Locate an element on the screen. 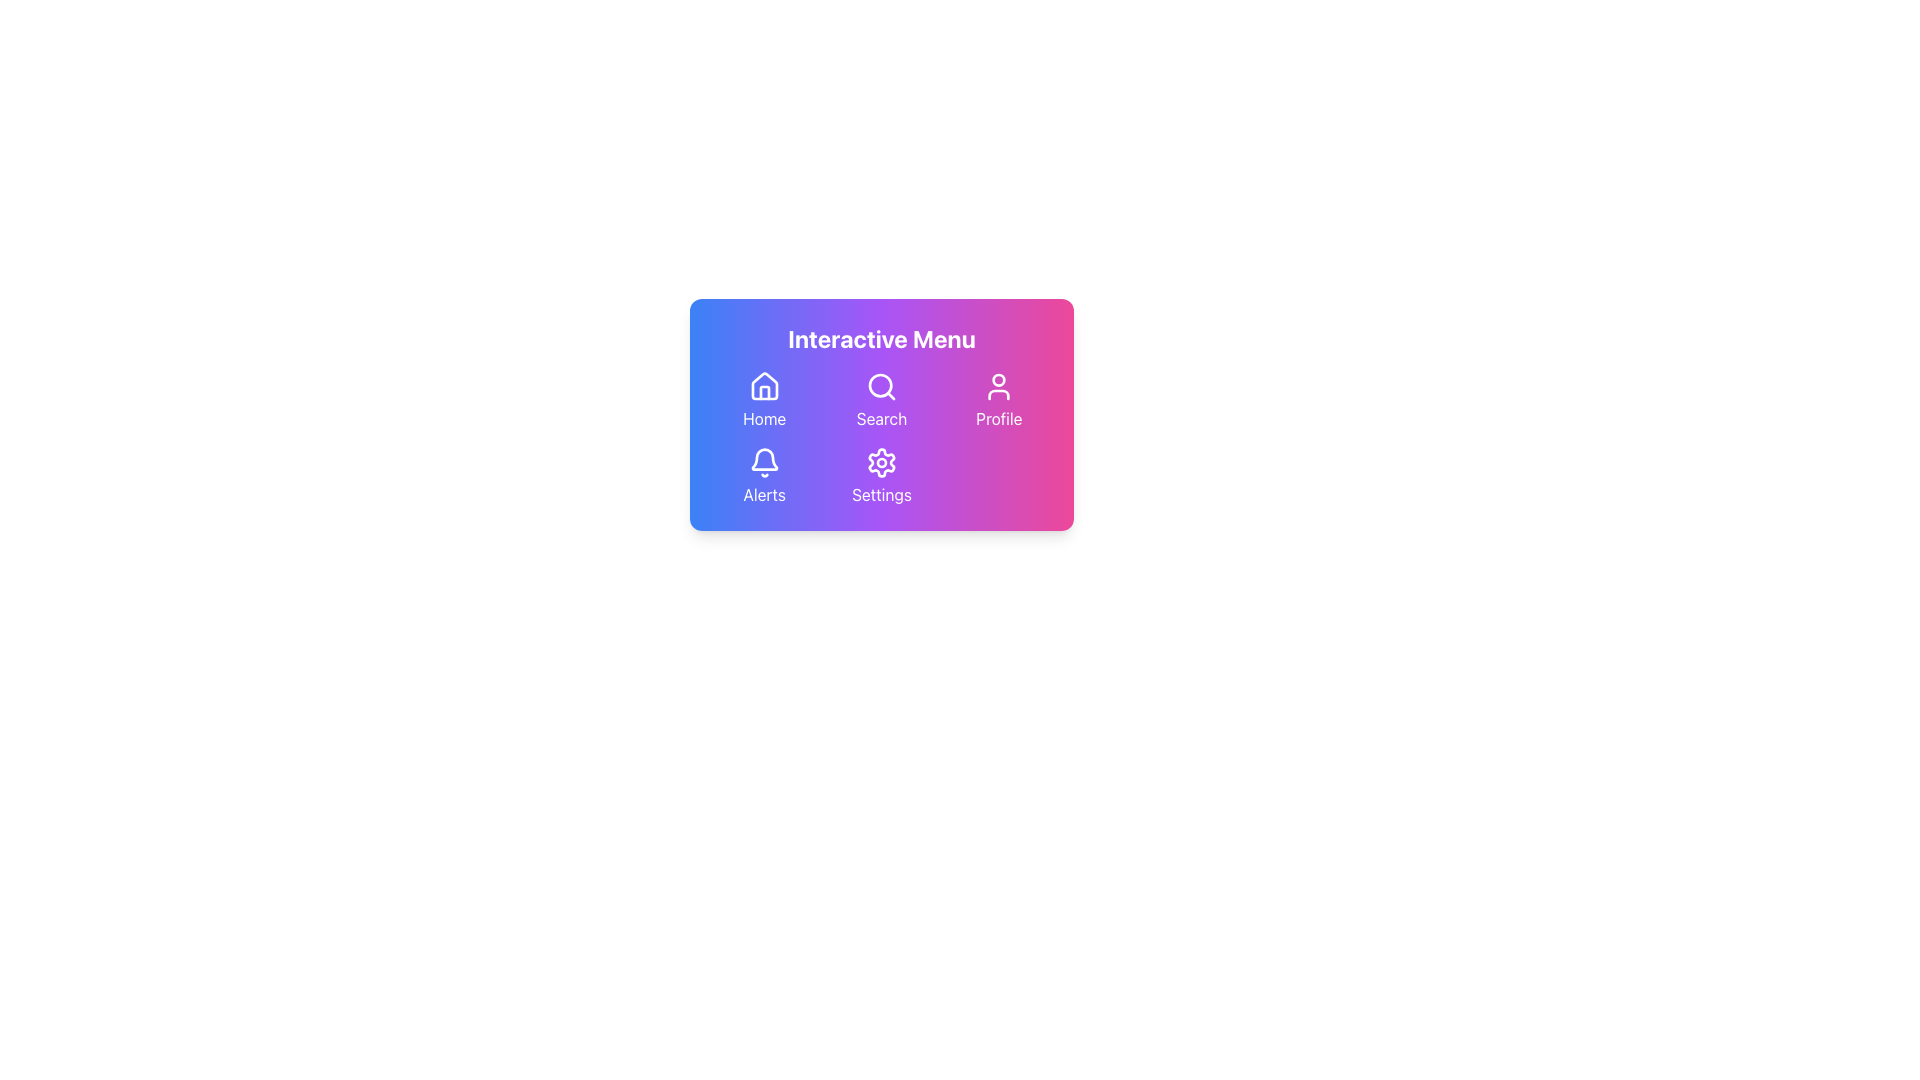 The height and width of the screenshot is (1080, 1920). the user profile silhouette icon located at the top-right of the interactive menu for additional information or visual feedback is located at coordinates (999, 386).